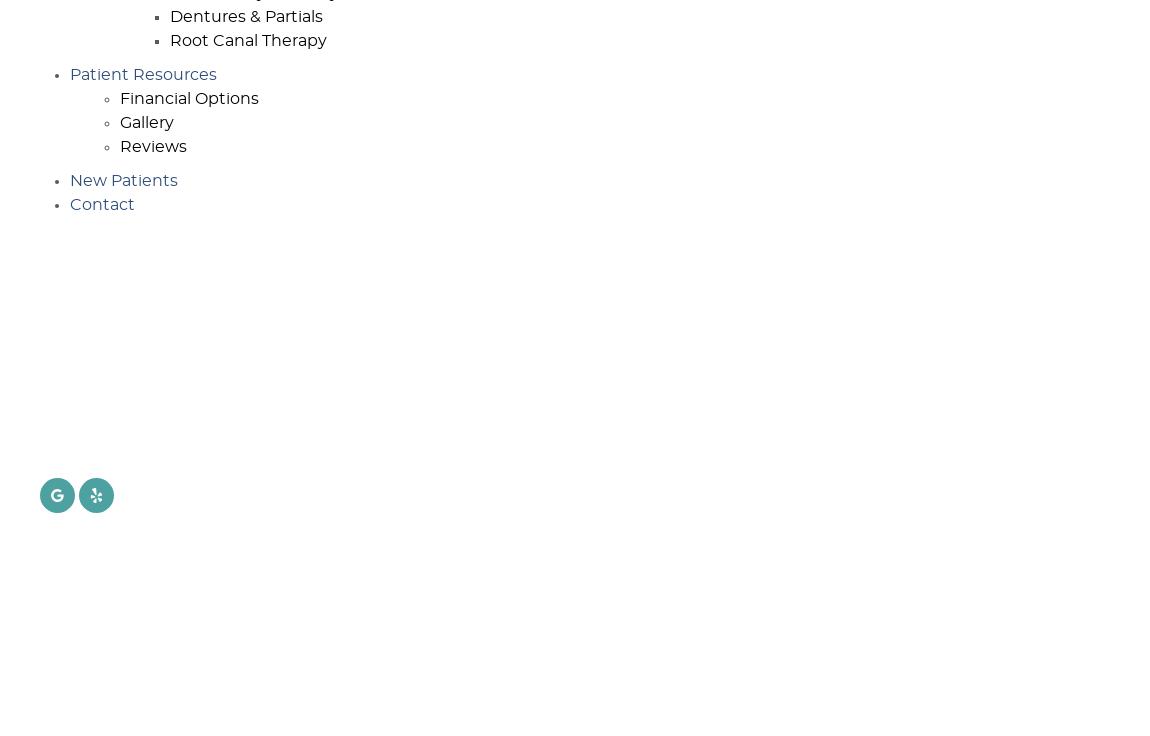  Describe the element at coordinates (1027, 486) in the screenshot. I see `'8:00 a.m. - 4:00 p.m.'` at that location.